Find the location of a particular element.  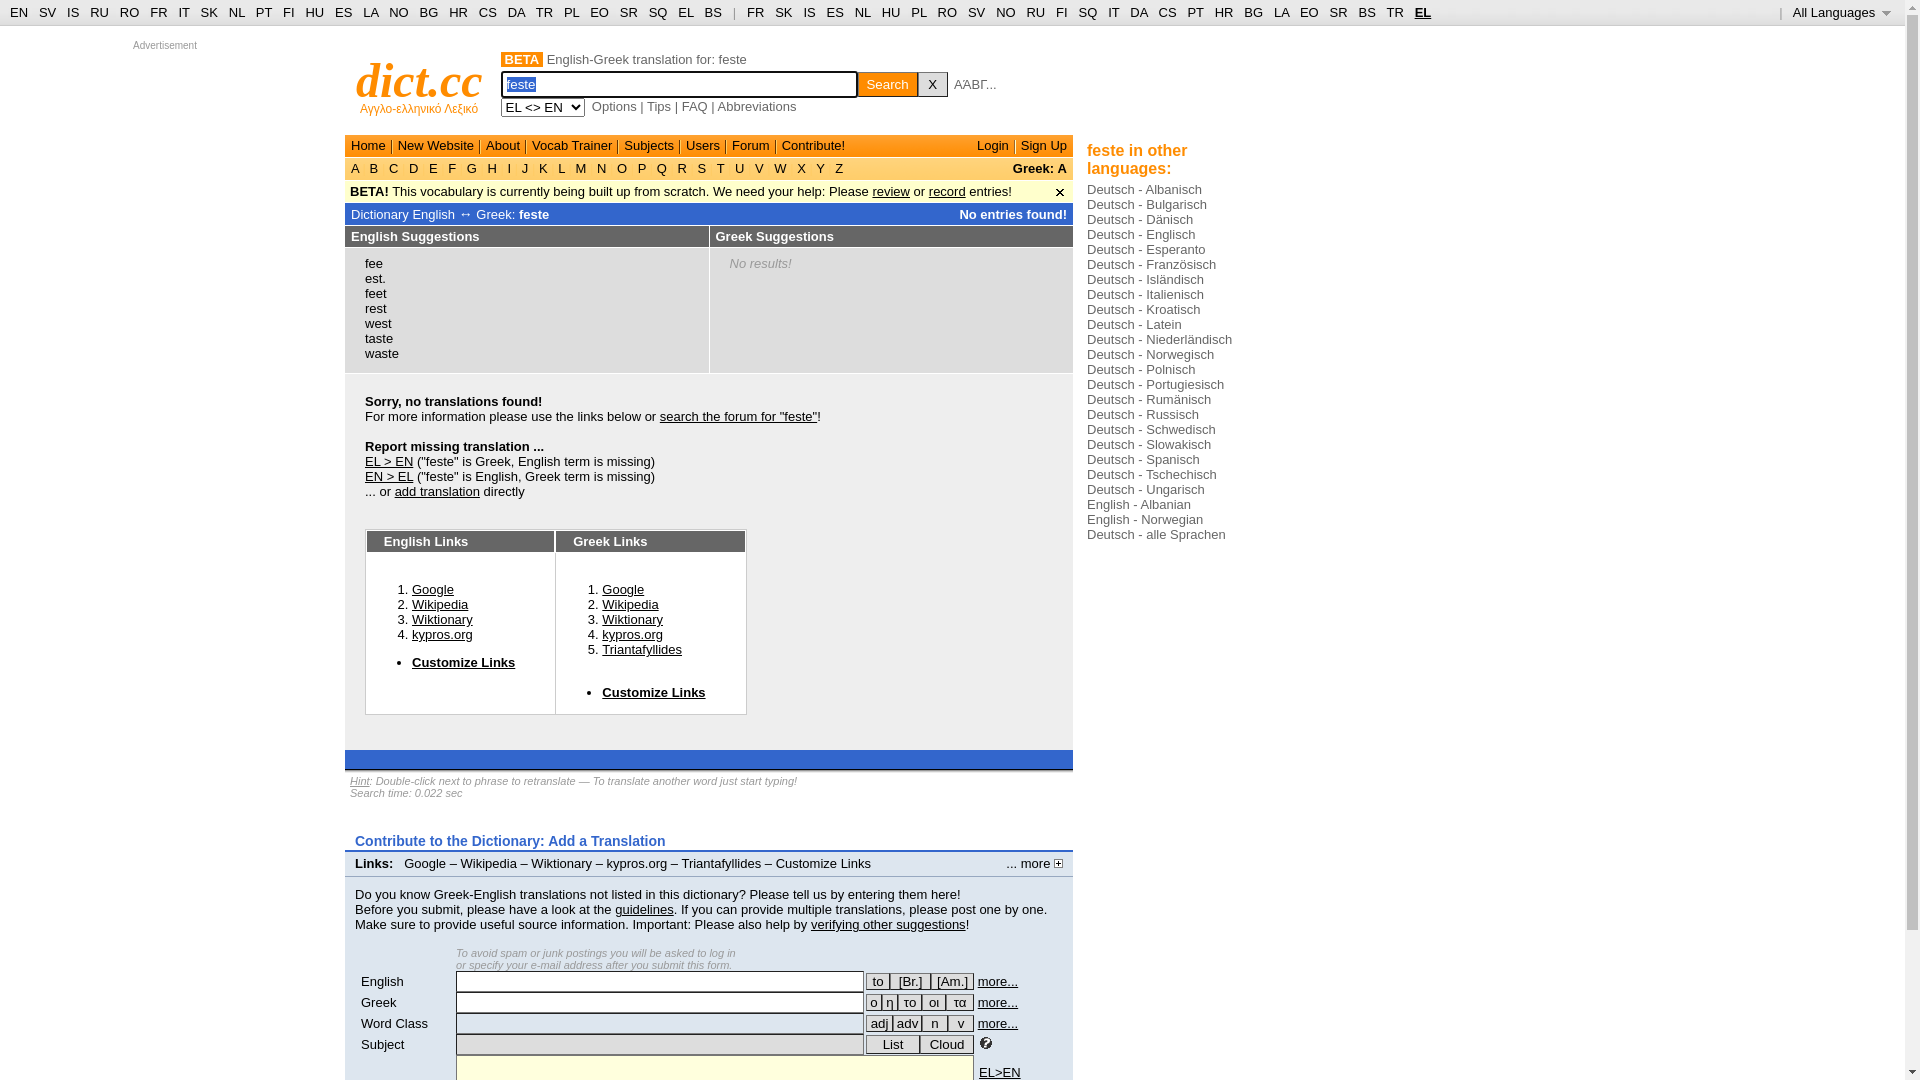

'Deutsch - Schwedisch' is located at coordinates (1151, 428).